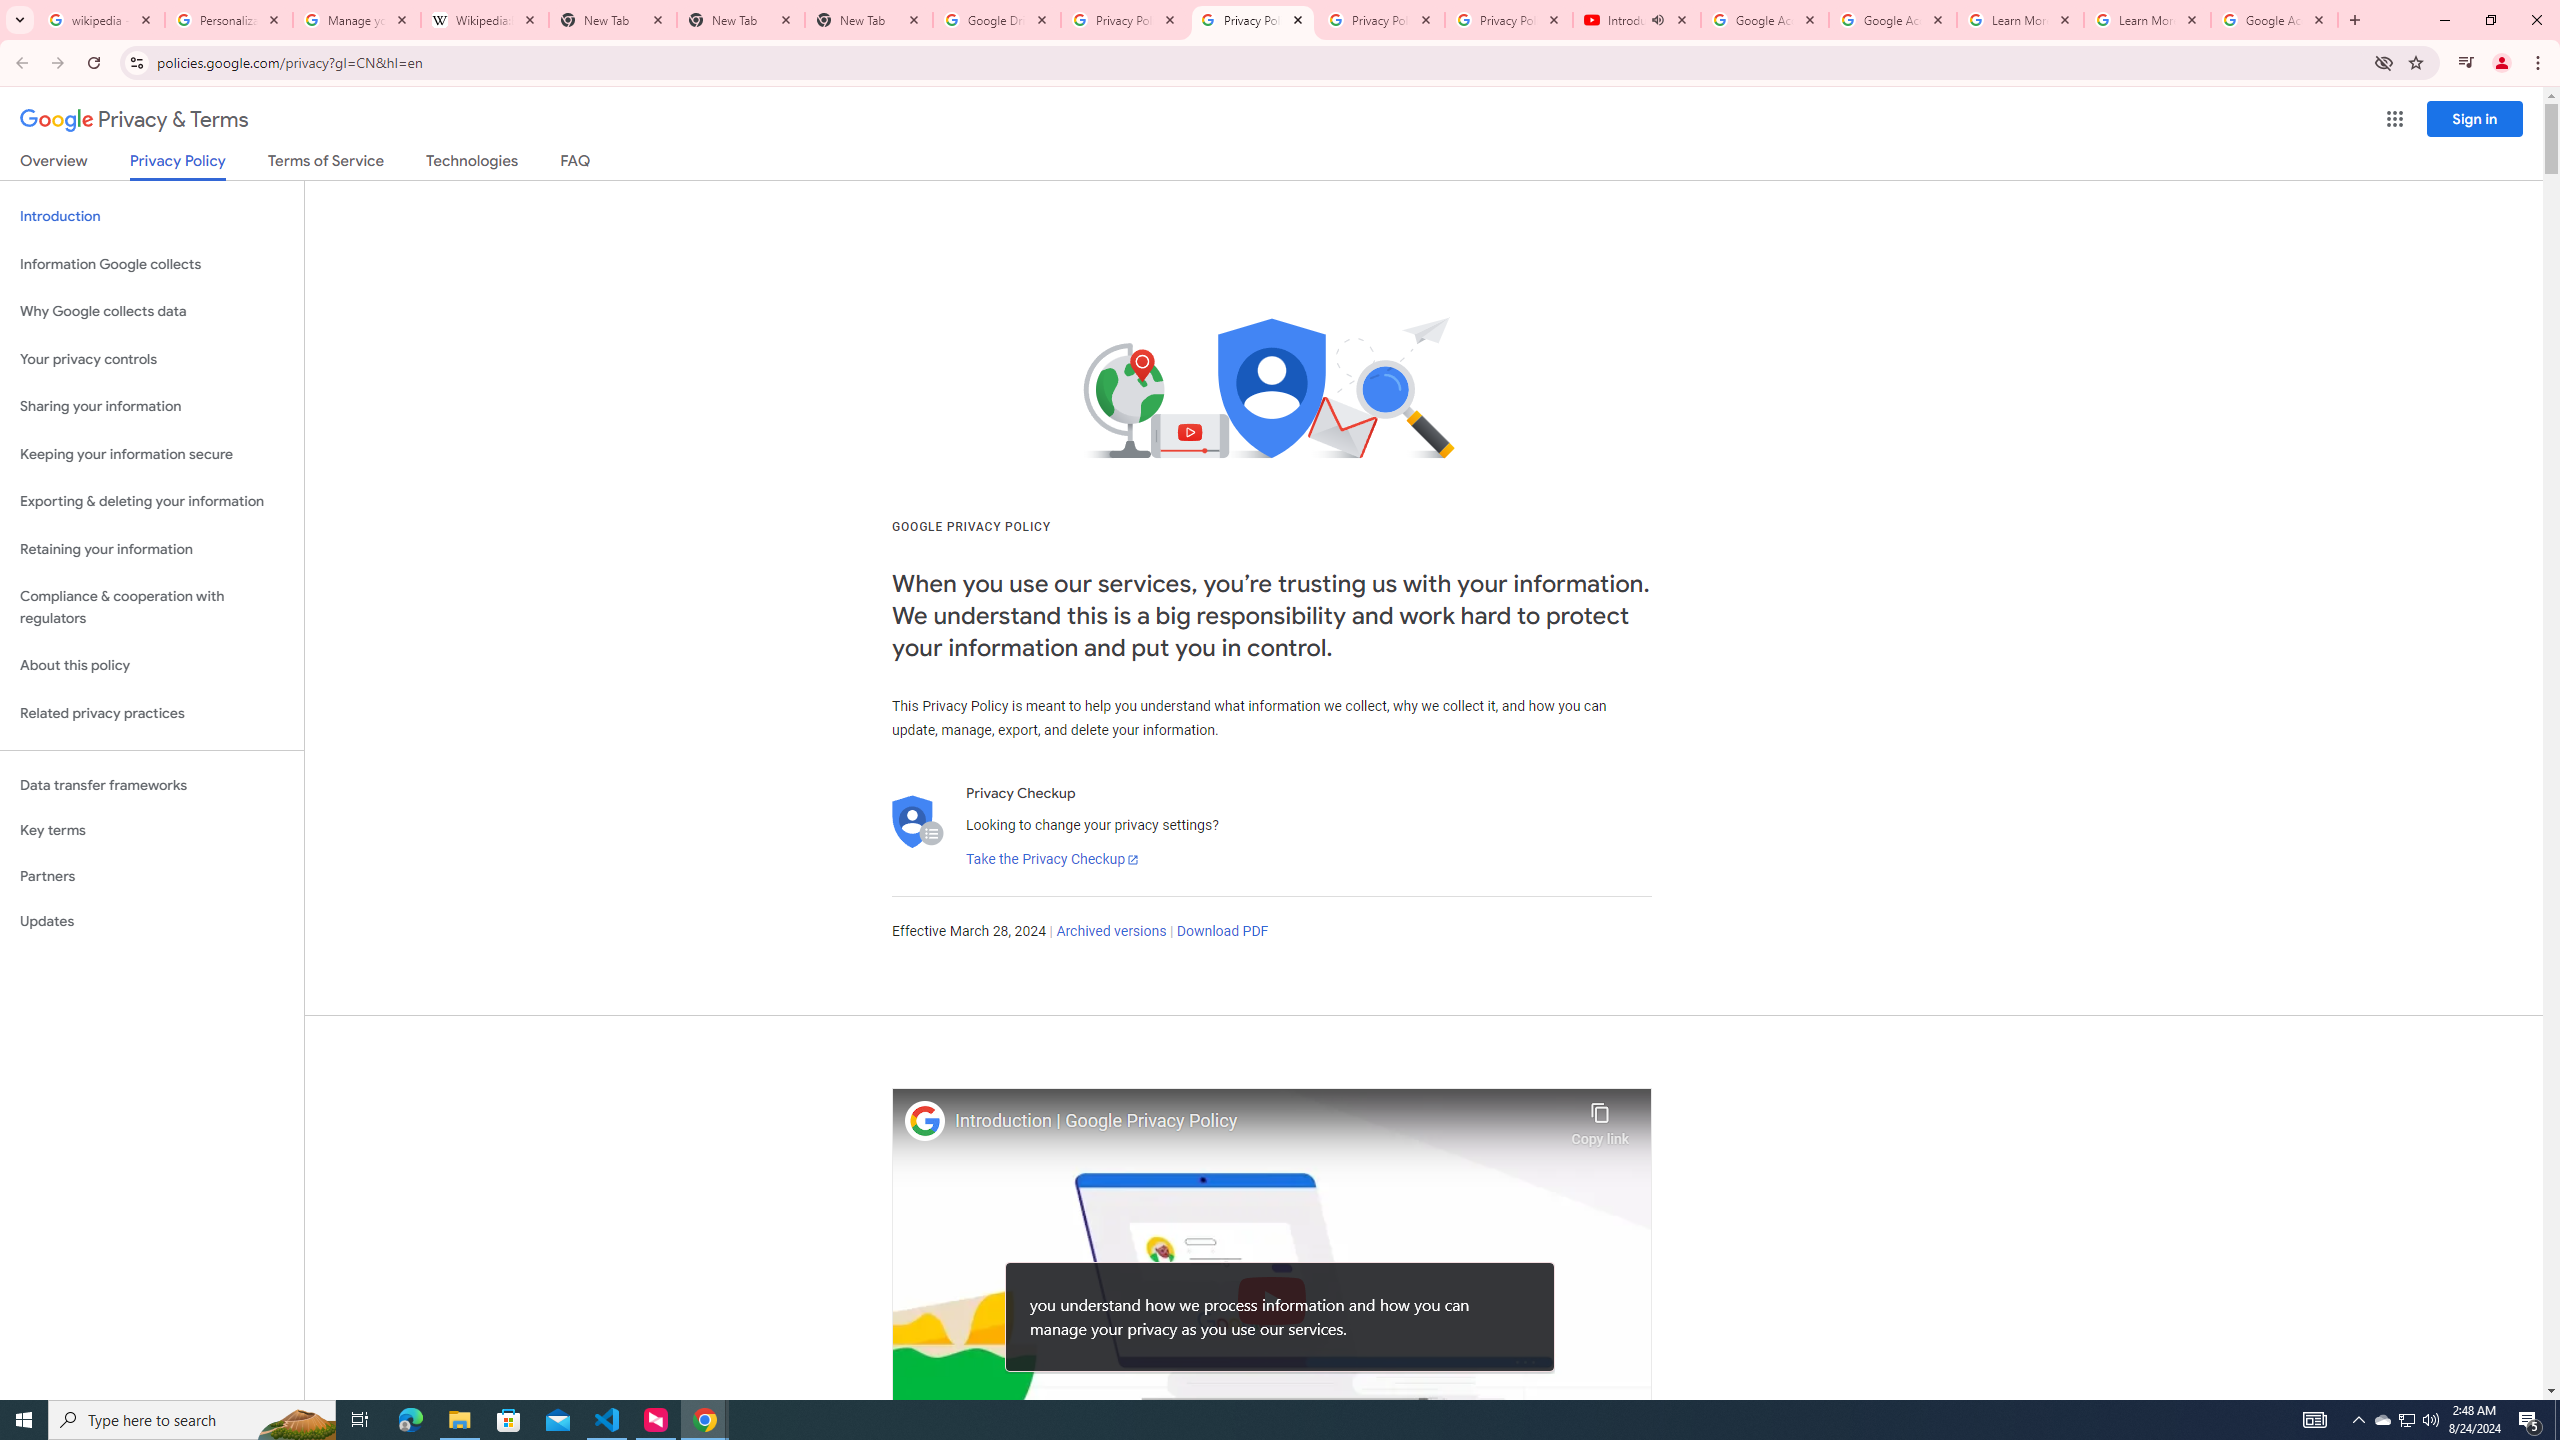  Describe the element at coordinates (1599, 1118) in the screenshot. I see `'Copy link'` at that location.